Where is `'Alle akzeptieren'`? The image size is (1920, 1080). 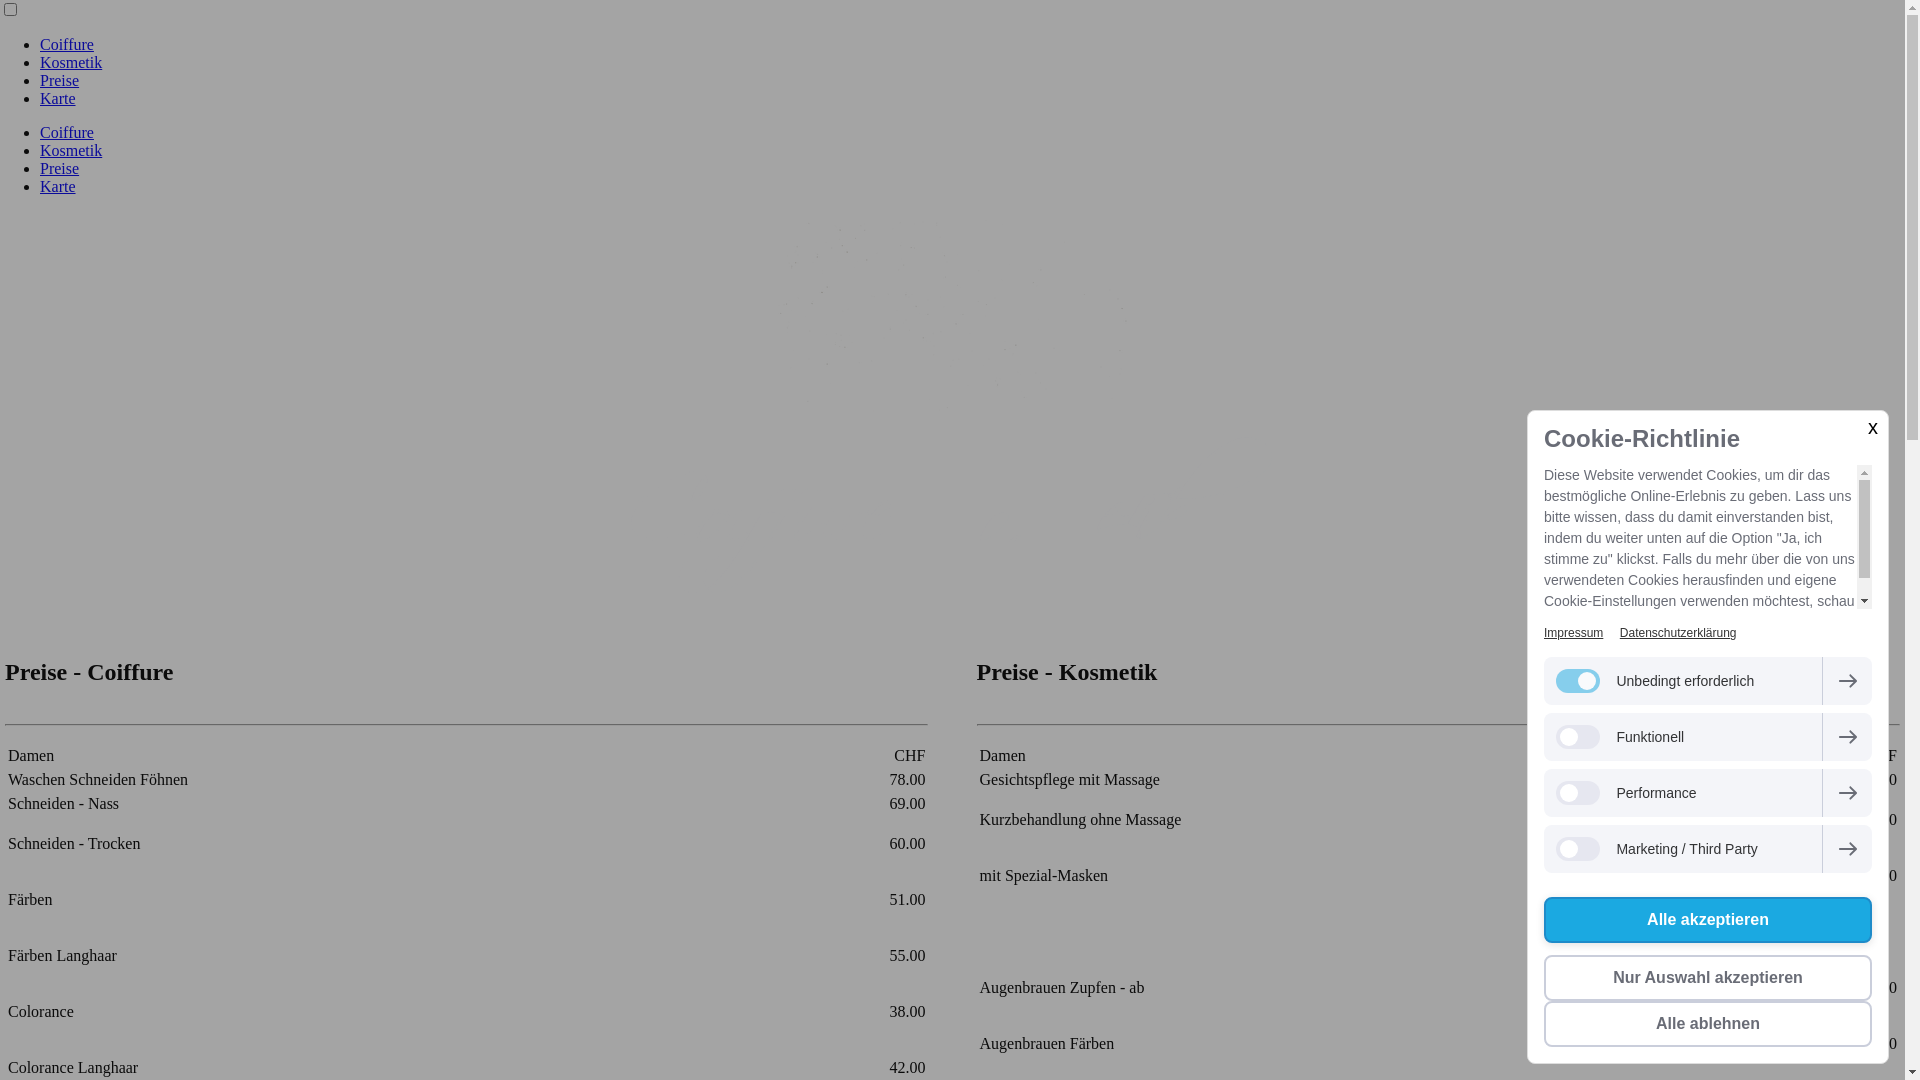
'Alle akzeptieren' is located at coordinates (1707, 920).